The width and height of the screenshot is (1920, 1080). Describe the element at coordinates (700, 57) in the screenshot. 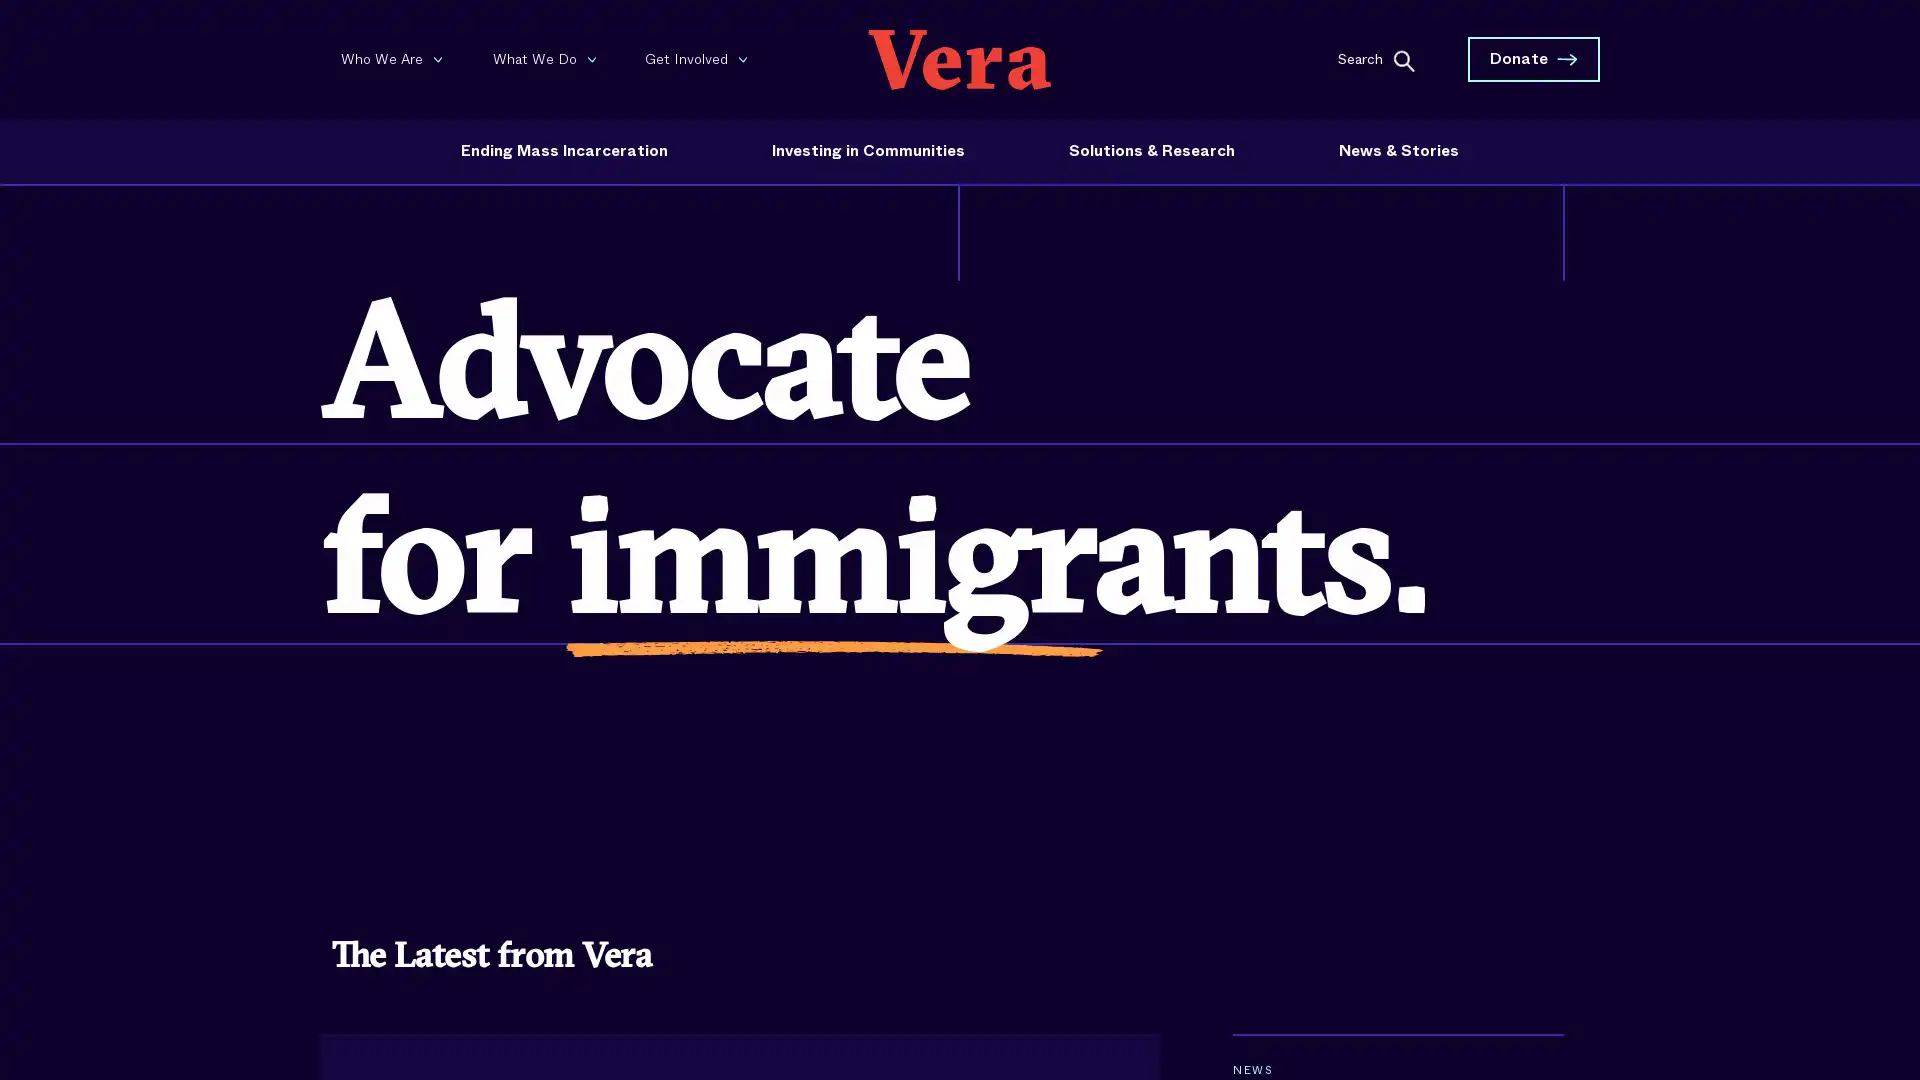

I see `Get Involved` at that location.